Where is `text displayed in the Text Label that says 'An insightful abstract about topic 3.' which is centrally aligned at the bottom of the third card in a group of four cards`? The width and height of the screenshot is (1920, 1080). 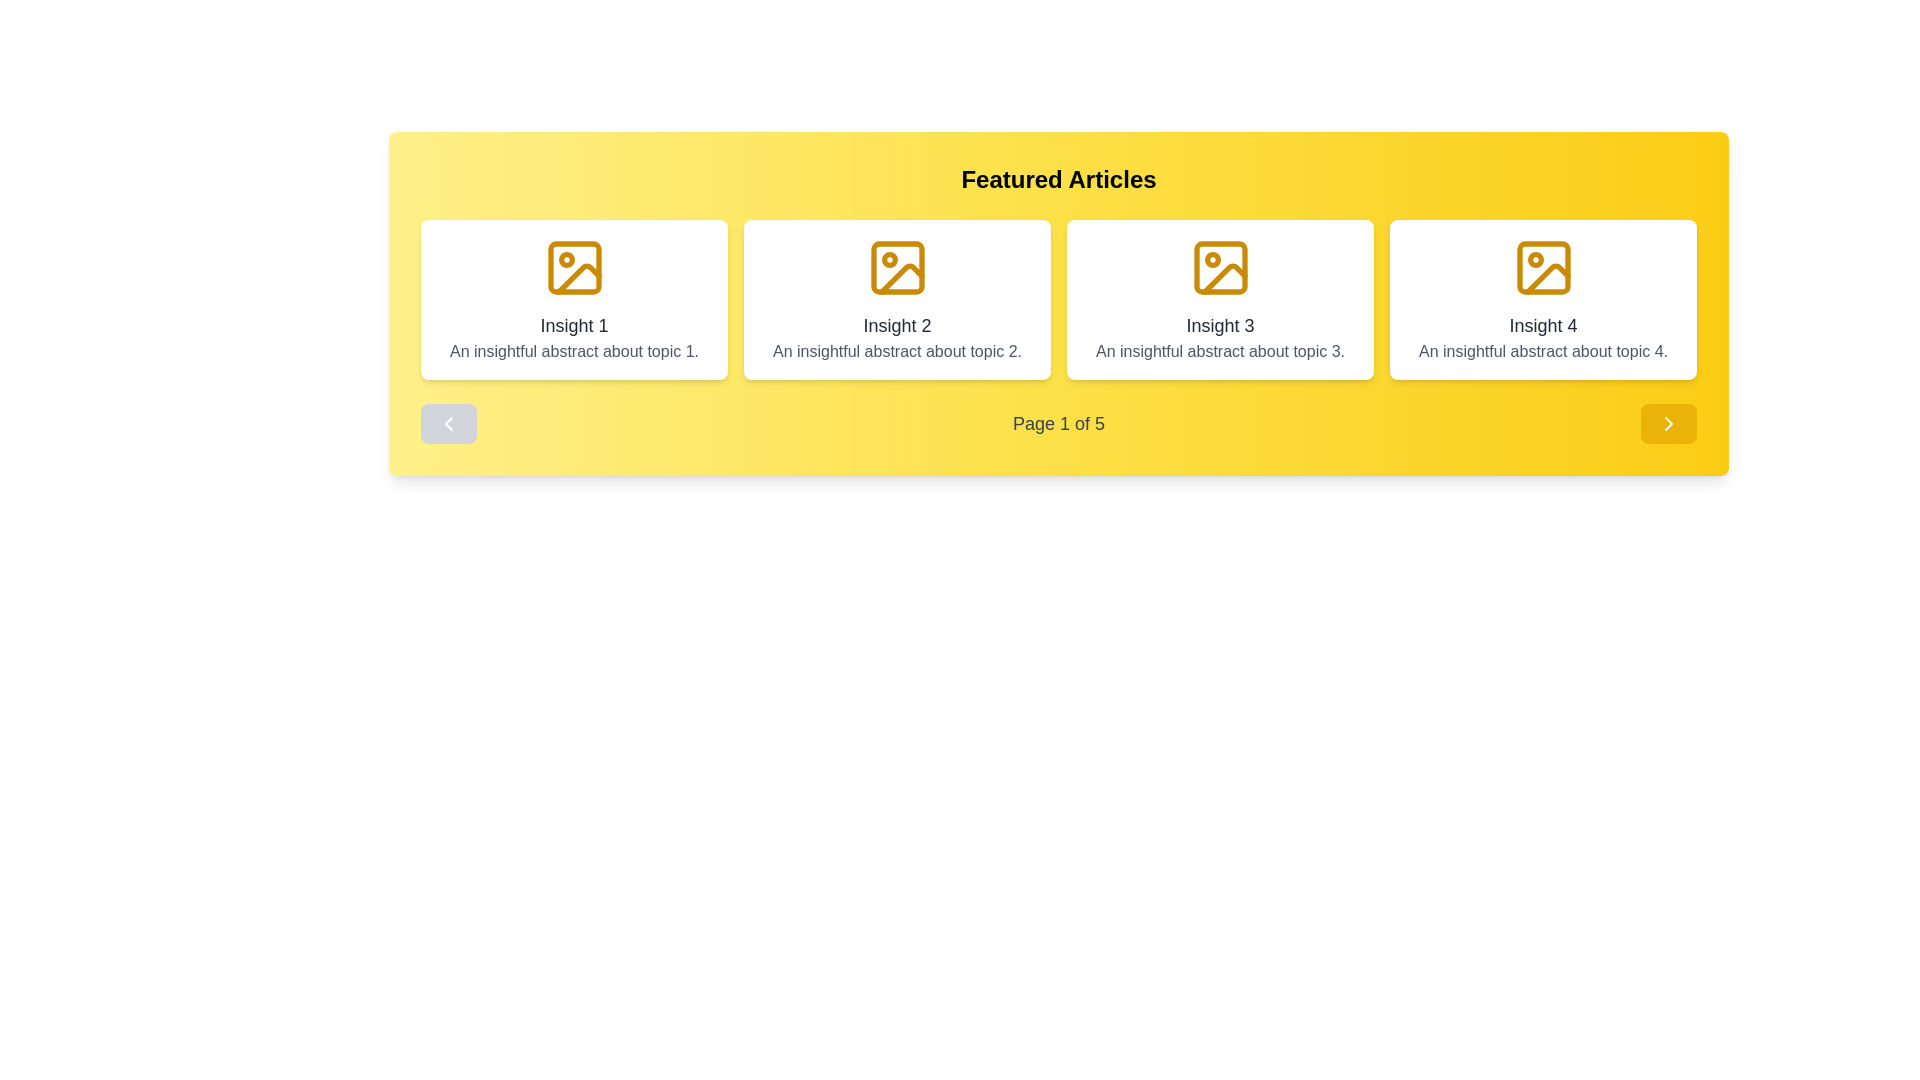
text displayed in the Text Label that says 'An insightful abstract about topic 3.' which is centrally aligned at the bottom of the third card in a group of four cards is located at coordinates (1219, 350).